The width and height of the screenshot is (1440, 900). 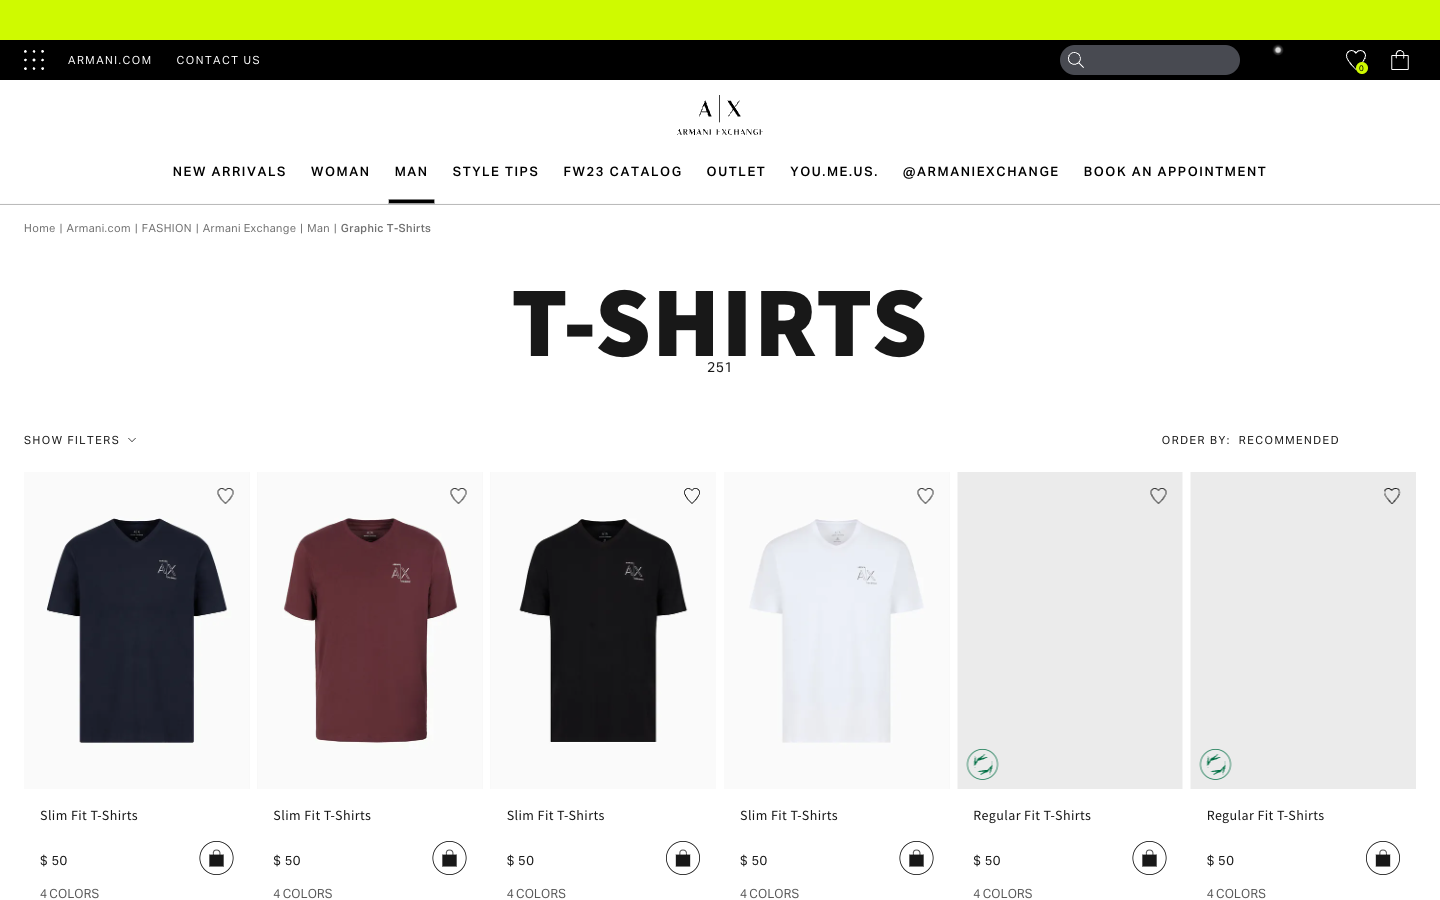 I want to click on Pick different shades for the last T-shirt in the queue, so click(x=1235, y=892).